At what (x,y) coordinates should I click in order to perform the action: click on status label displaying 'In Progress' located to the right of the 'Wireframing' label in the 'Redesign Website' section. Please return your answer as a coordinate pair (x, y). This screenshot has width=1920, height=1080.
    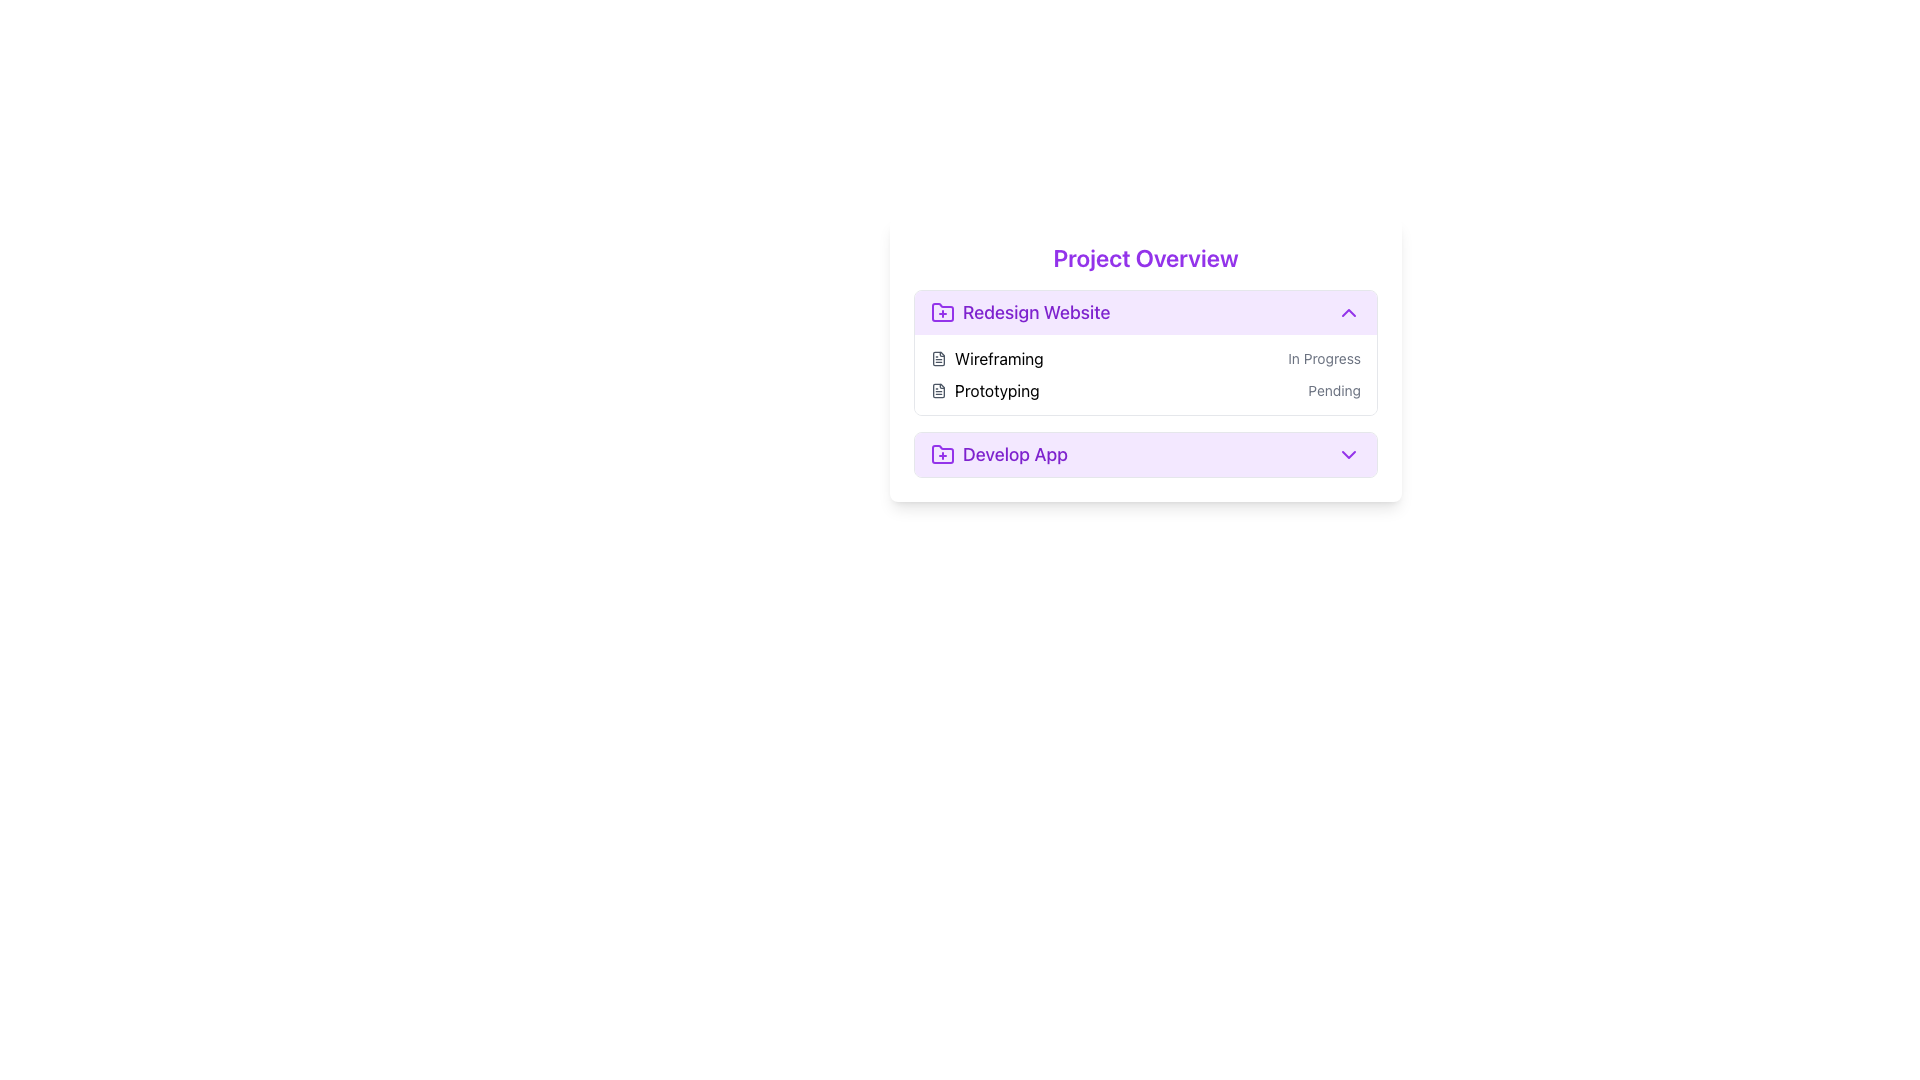
    Looking at the image, I should click on (1324, 357).